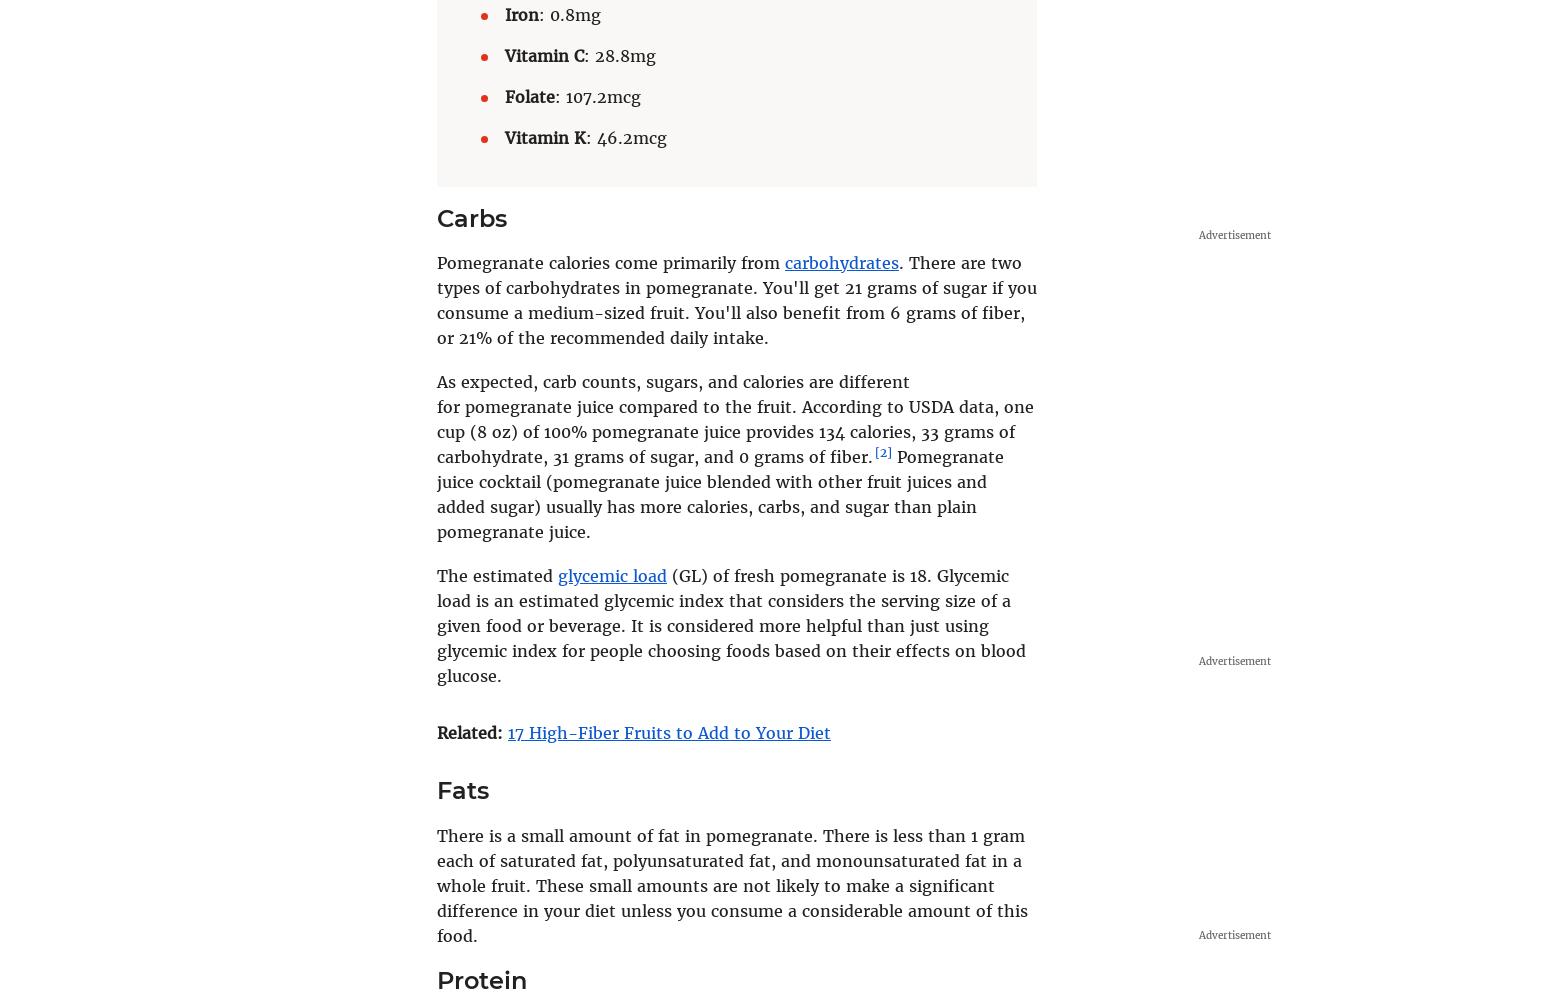 This screenshot has width=1550, height=999. What do you see at coordinates (625, 136) in the screenshot?
I see `': 46.2mcg'` at bounding box center [625, 136].